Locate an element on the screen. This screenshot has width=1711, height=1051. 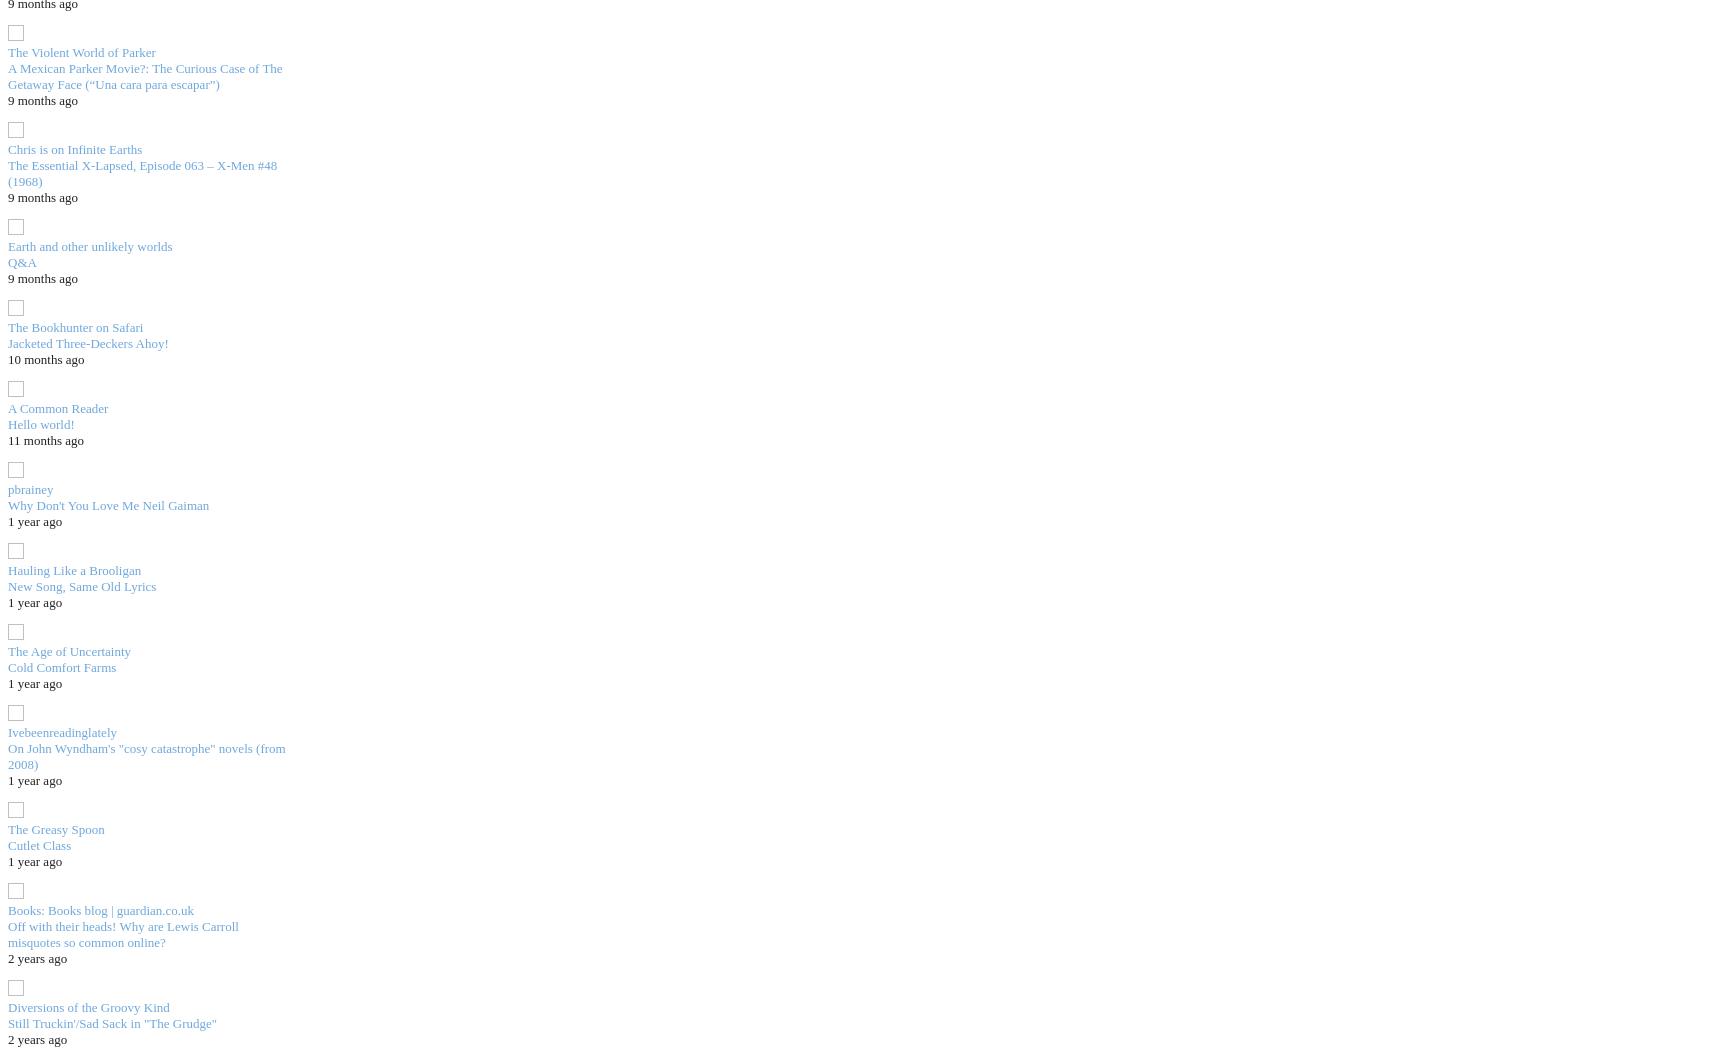
'Books: Books blog | guardian.co.uk' is located at coordinates (7, 909).